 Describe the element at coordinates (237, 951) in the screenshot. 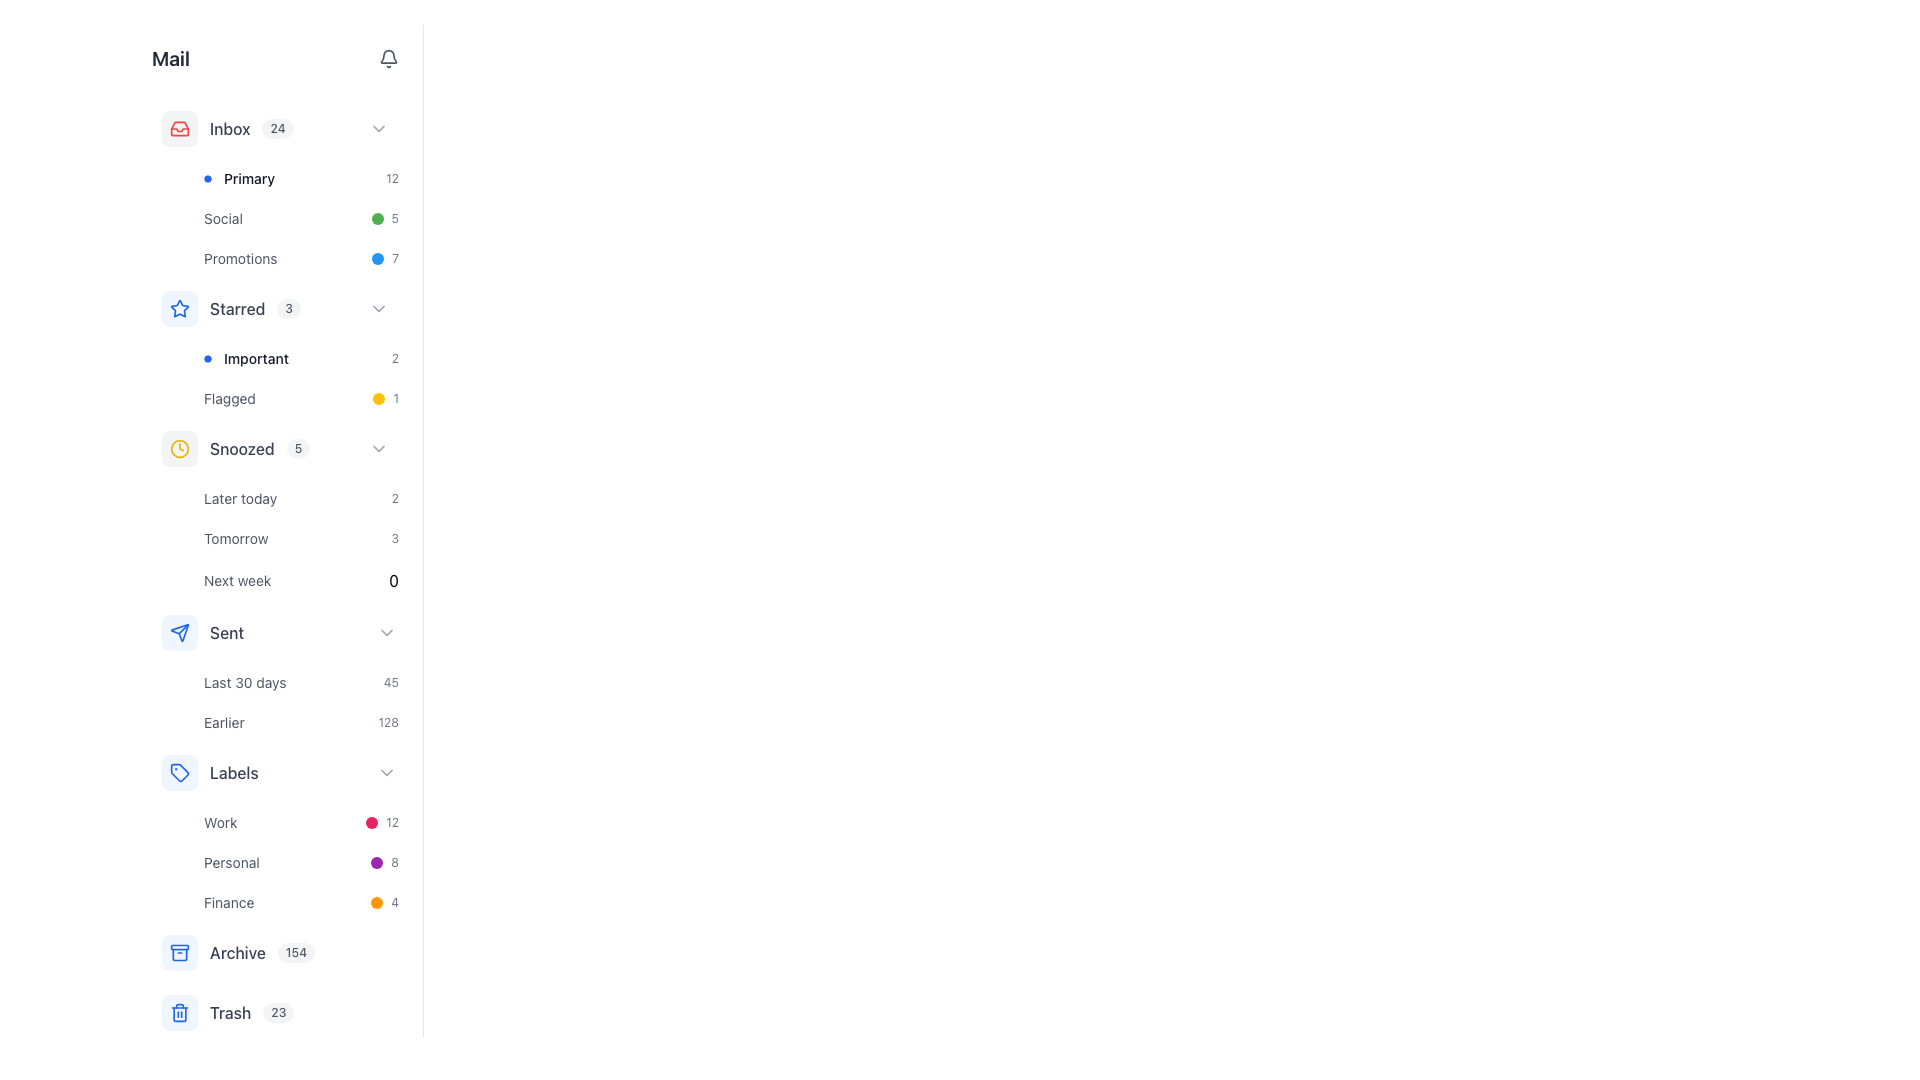

I see `the text label indicating the archive section in the navigational menu, positioned between an archive box icon and a numerical badge (154)` at that location.